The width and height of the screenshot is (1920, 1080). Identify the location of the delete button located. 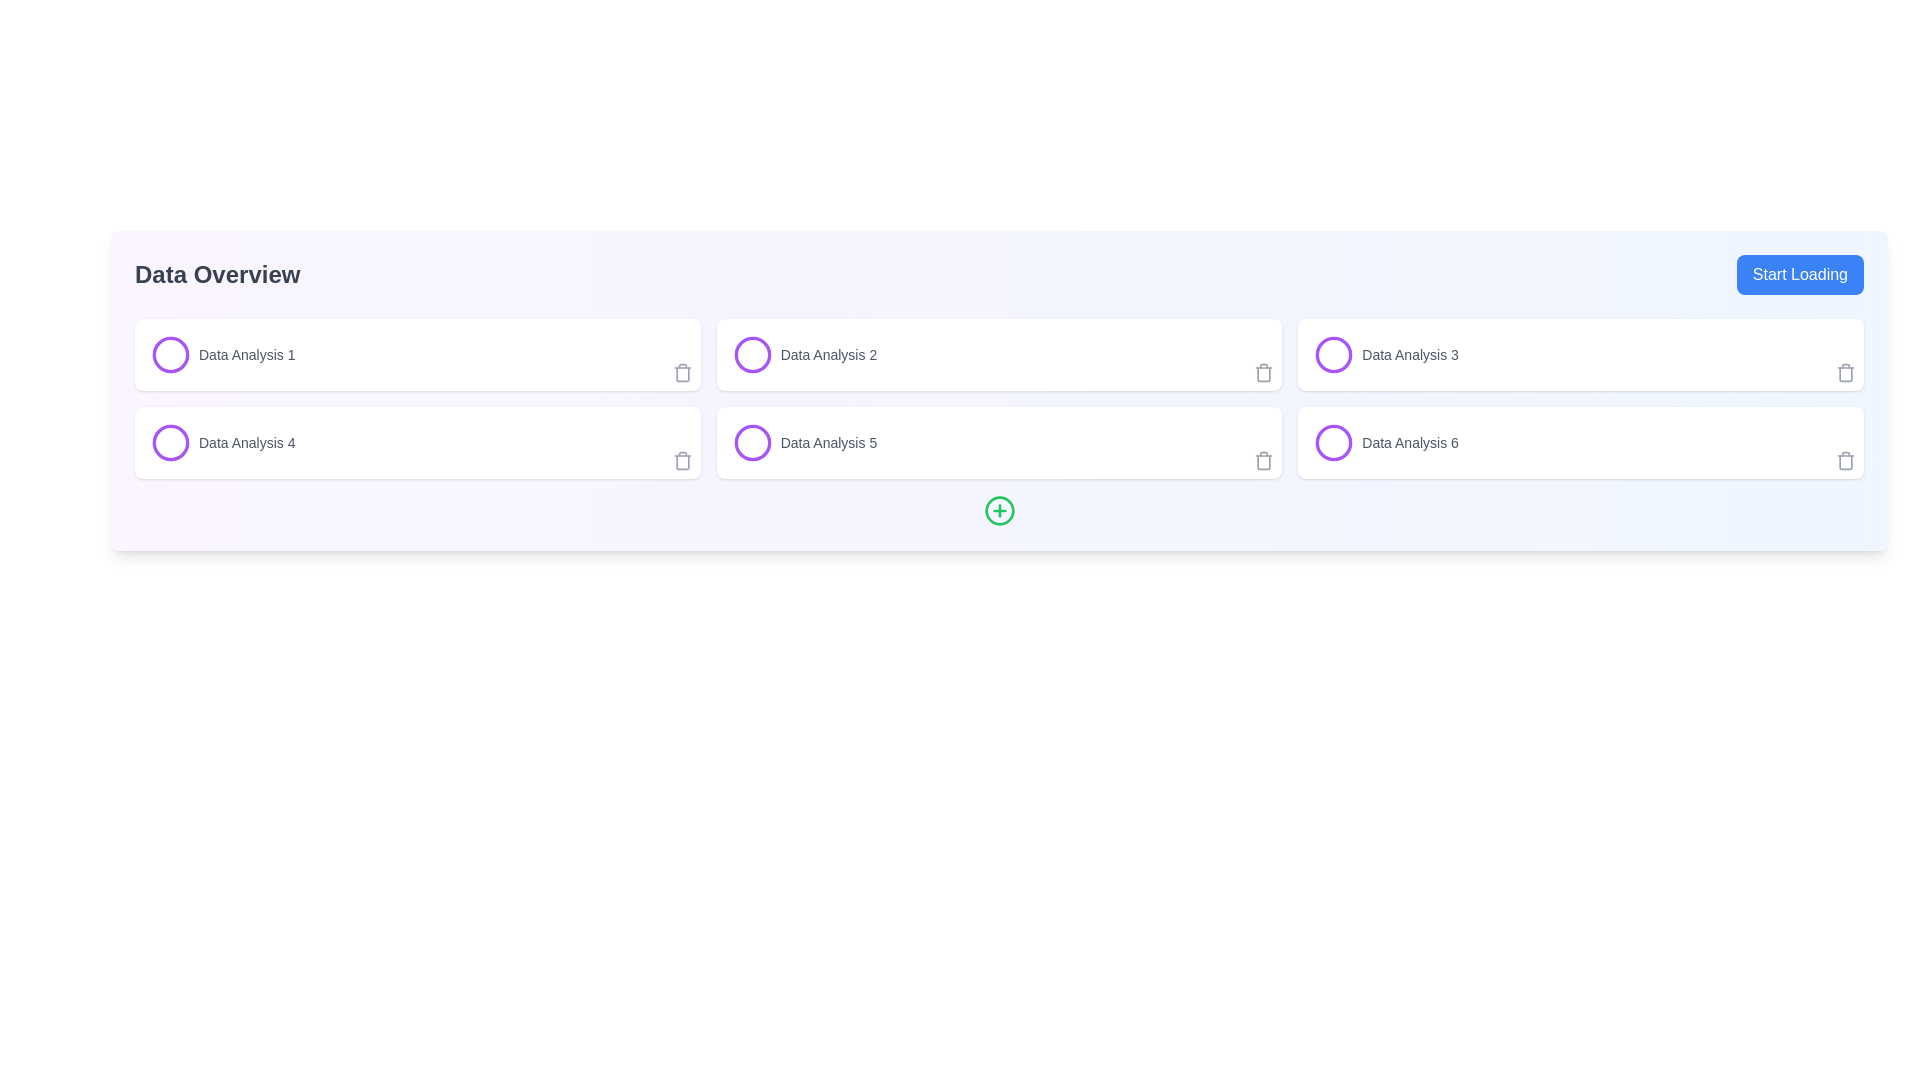
(682, 461).